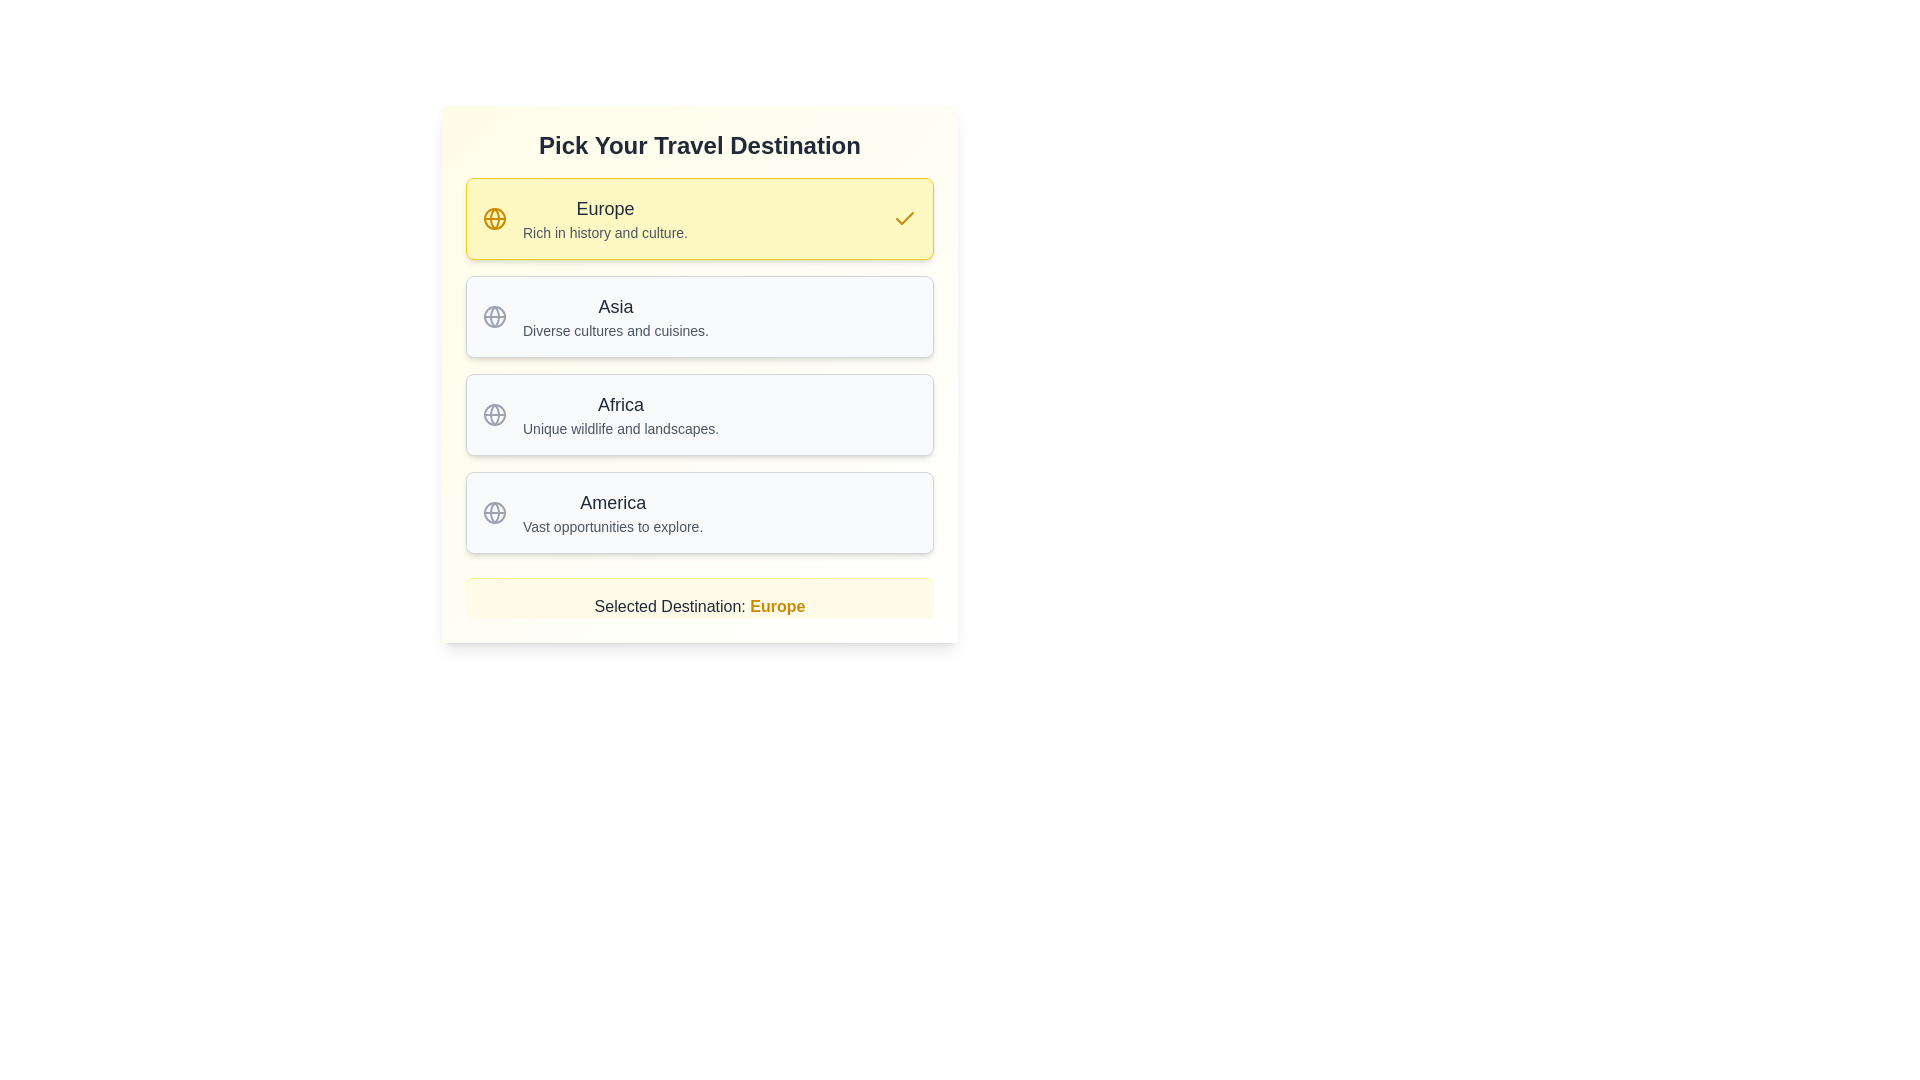  What do you see at coordinates (494, 315) in the screenshot?
I see `the appearance of the globe icon located to the left of the 'Asia' label in the vertical menu layout` at bounding box center [494, 315].